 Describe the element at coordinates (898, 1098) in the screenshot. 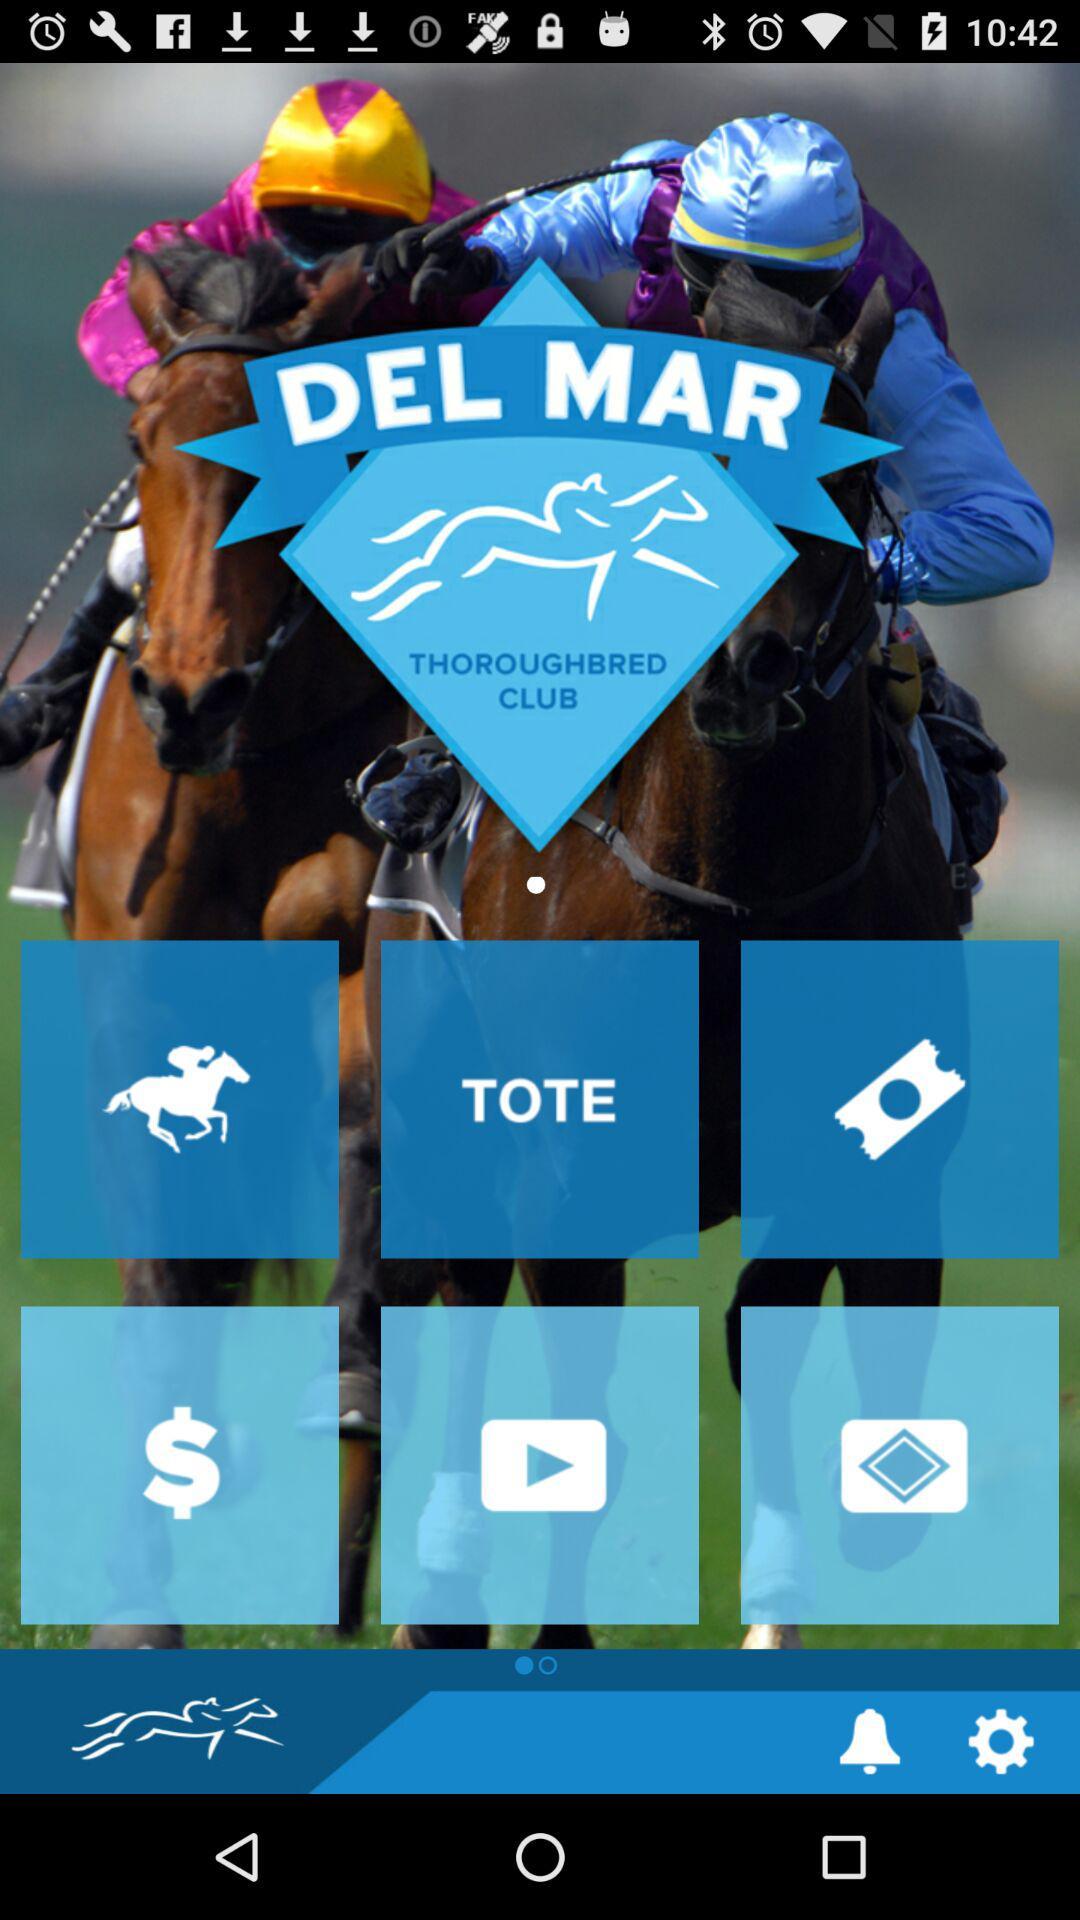

I see `purchase tickets` at that location.